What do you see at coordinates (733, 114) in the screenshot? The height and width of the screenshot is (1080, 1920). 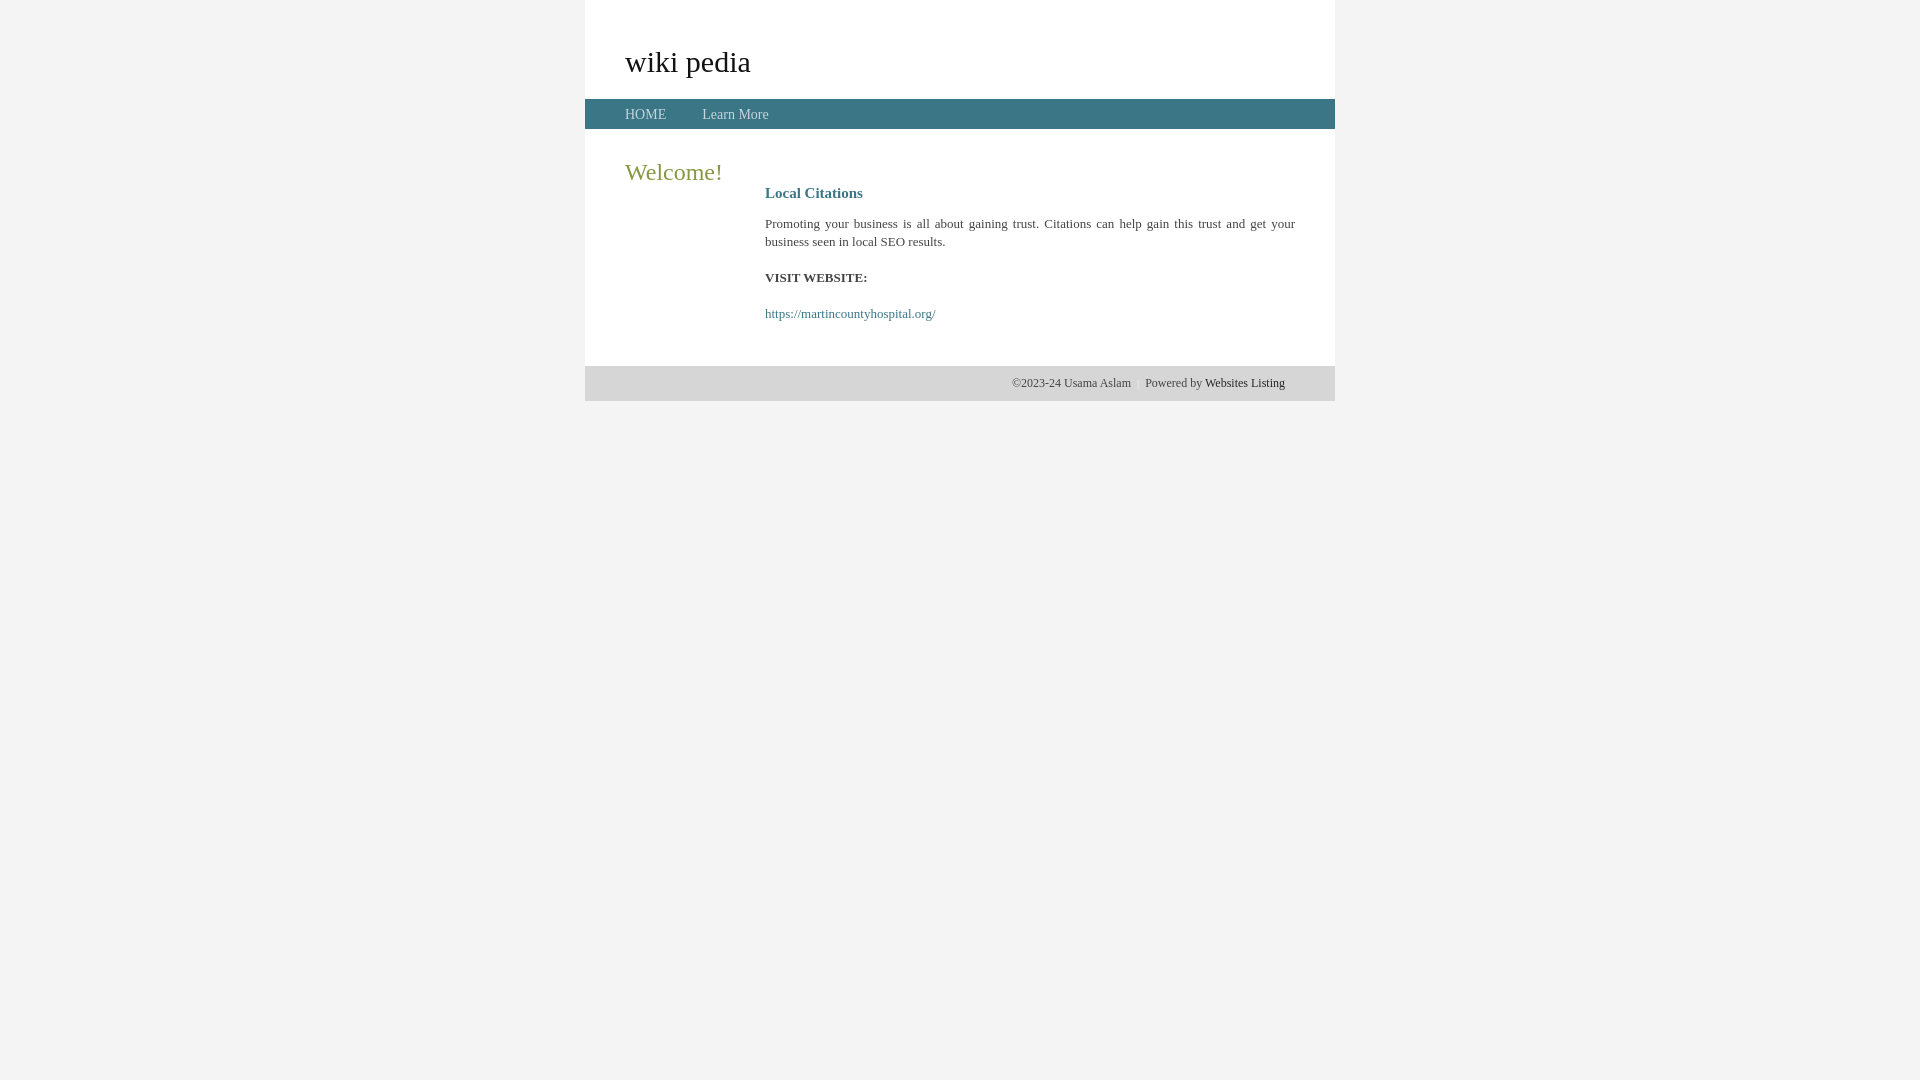 I see `'Learn More'` at bounding box center [733, 114].